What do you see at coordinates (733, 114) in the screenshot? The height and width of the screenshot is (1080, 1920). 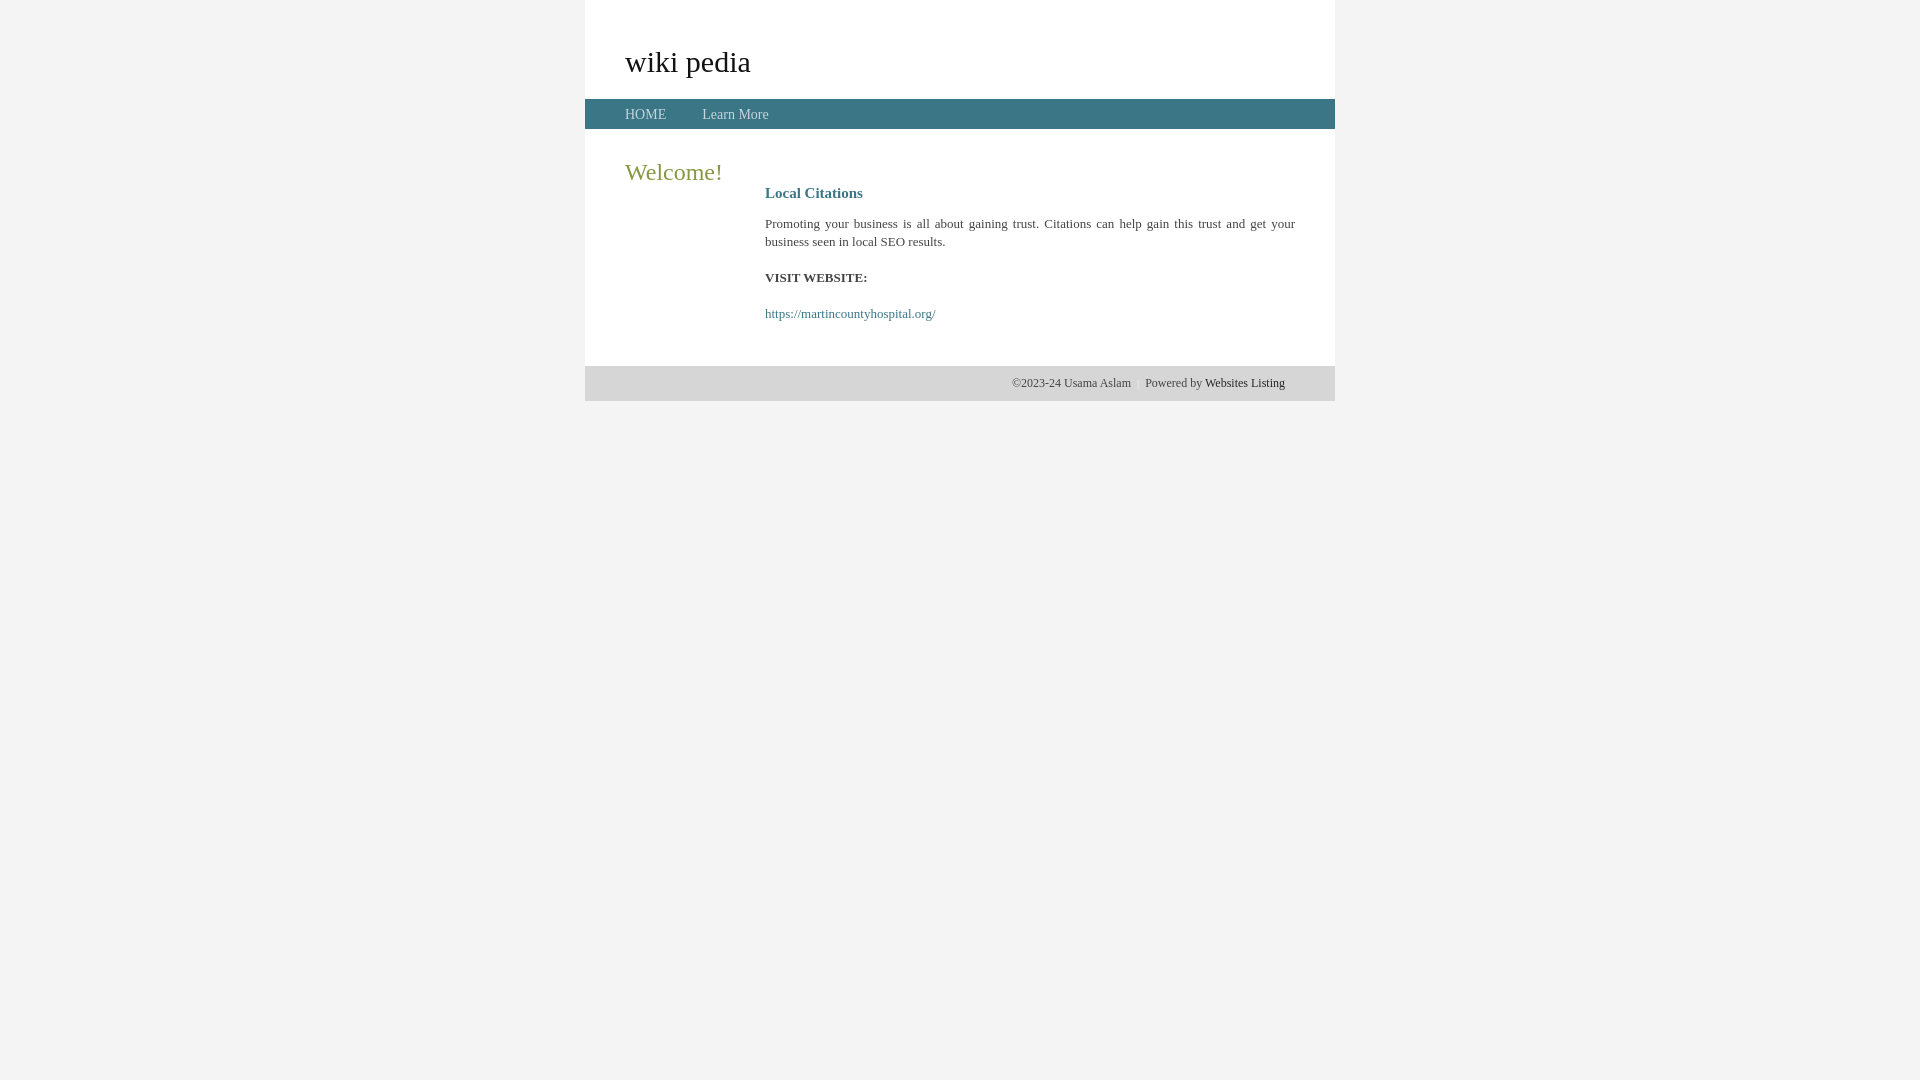 I see `'Learn More'` at bounding box center [733, 114].